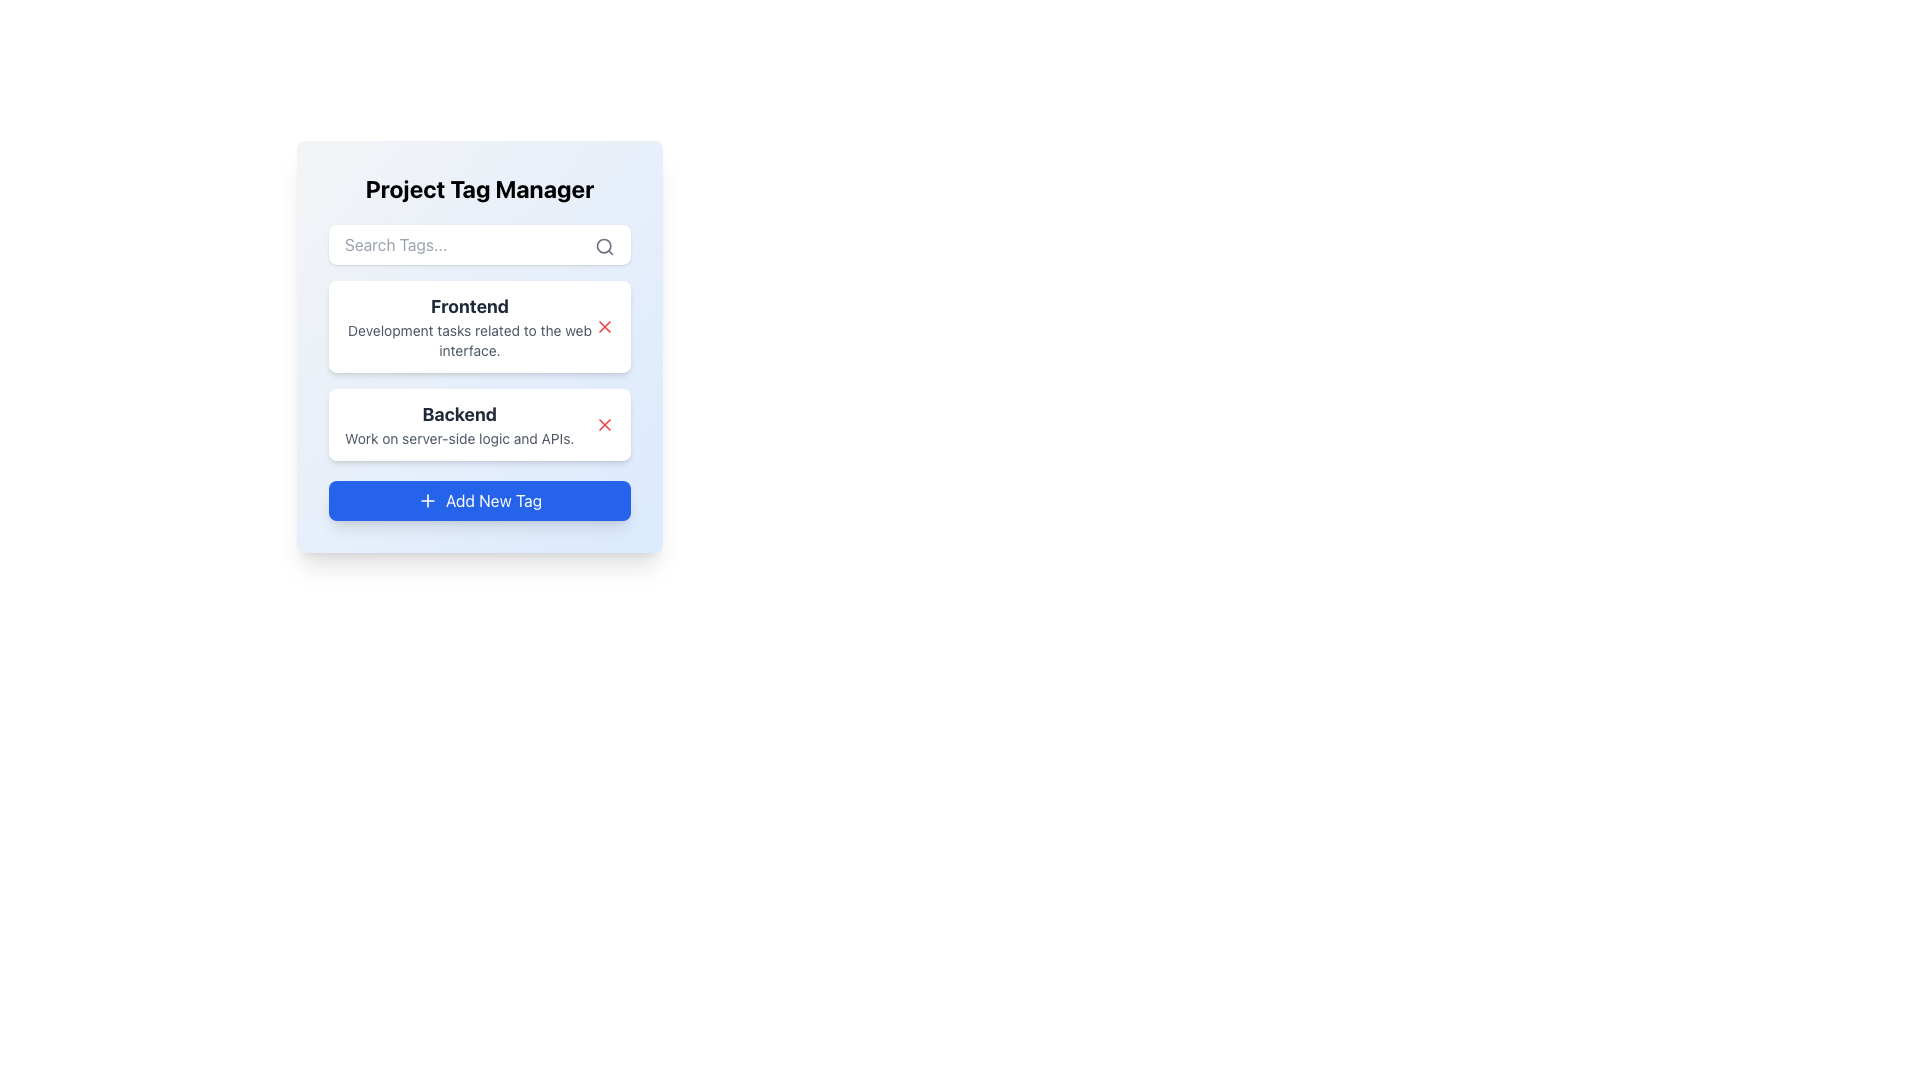 The image size is (1920, 1080). What do you see at coordinates (469, 339) in the screenshot?
I see `the static text label providing supplementary information about the 'Frontend' tag, located directly below the 'Frontend' header` at bounding box center [469, 339].